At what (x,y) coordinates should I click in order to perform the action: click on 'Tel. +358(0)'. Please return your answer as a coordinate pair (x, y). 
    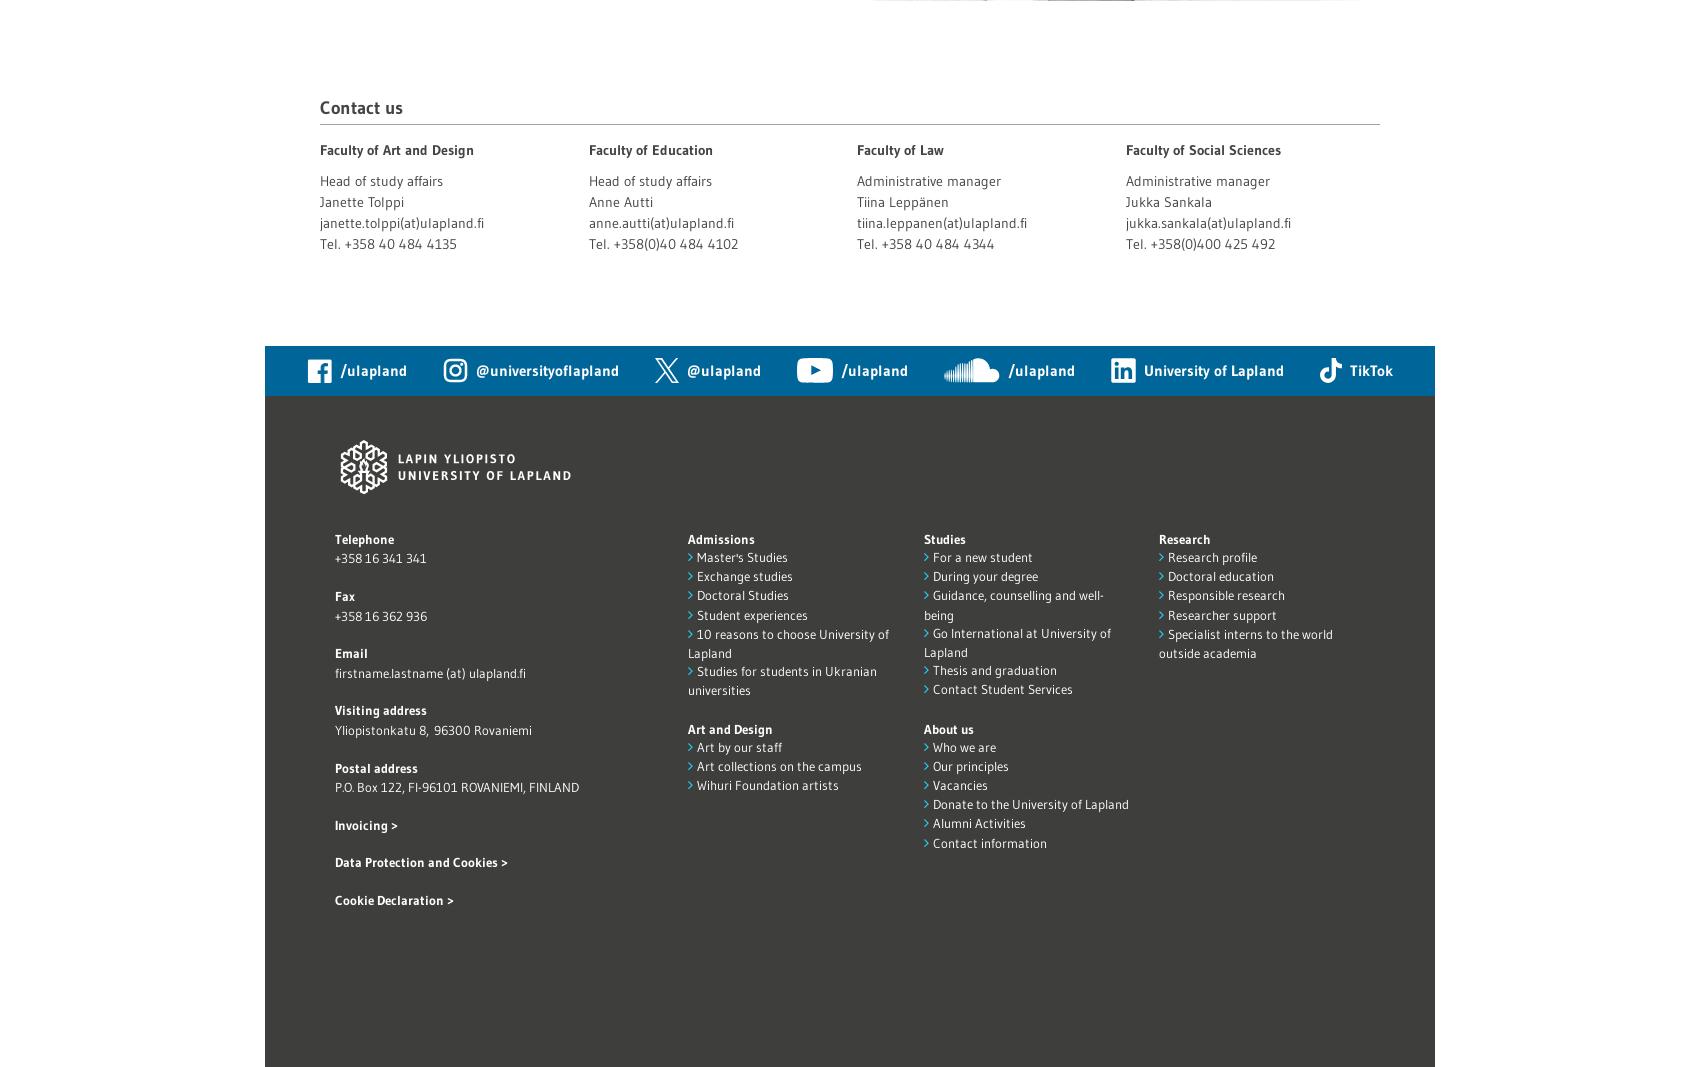
    Looking at the image, I should click on (1160, 242).